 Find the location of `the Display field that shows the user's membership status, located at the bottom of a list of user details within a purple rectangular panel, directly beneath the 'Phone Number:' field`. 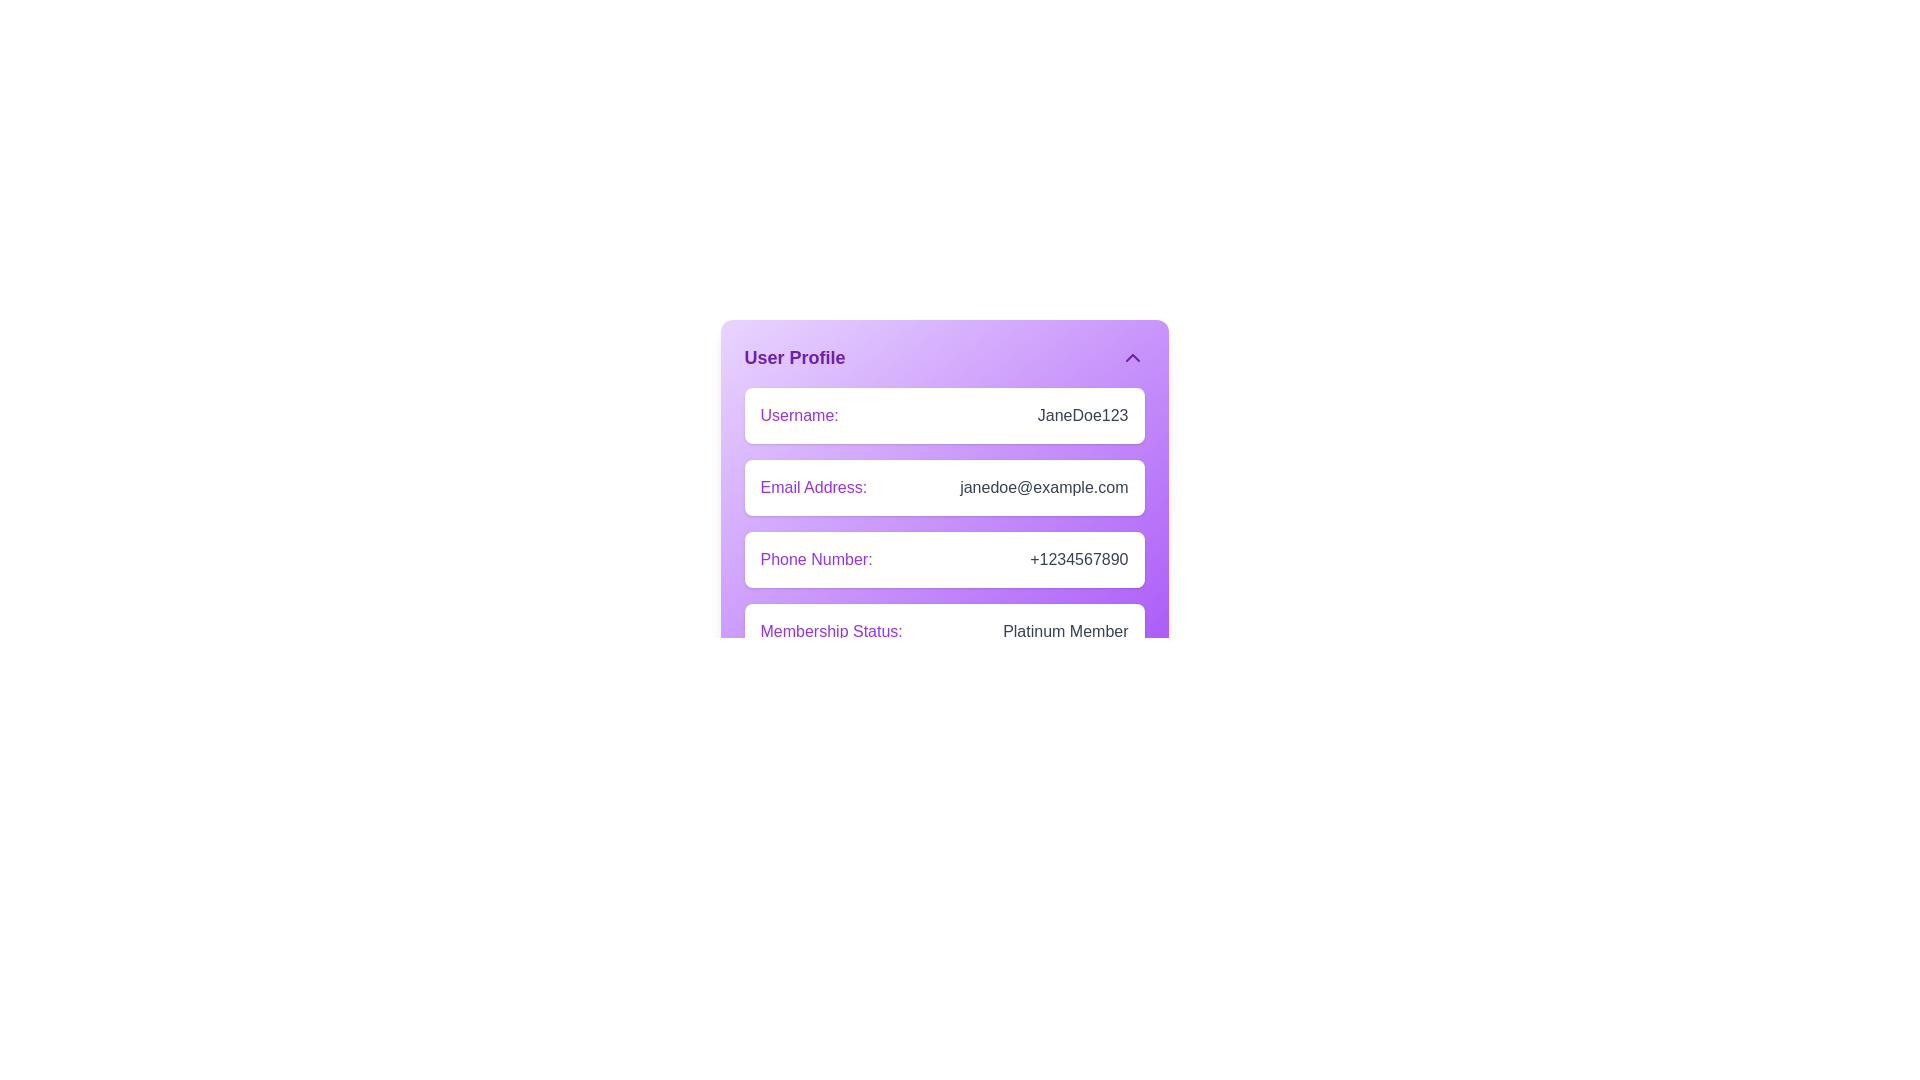

the Display field that shows the user's membership status, located at the bottom of a list of user details within a purple rectangular panel, directly beneath the 'Phone Number:' field is located at coordinates (943, 632).